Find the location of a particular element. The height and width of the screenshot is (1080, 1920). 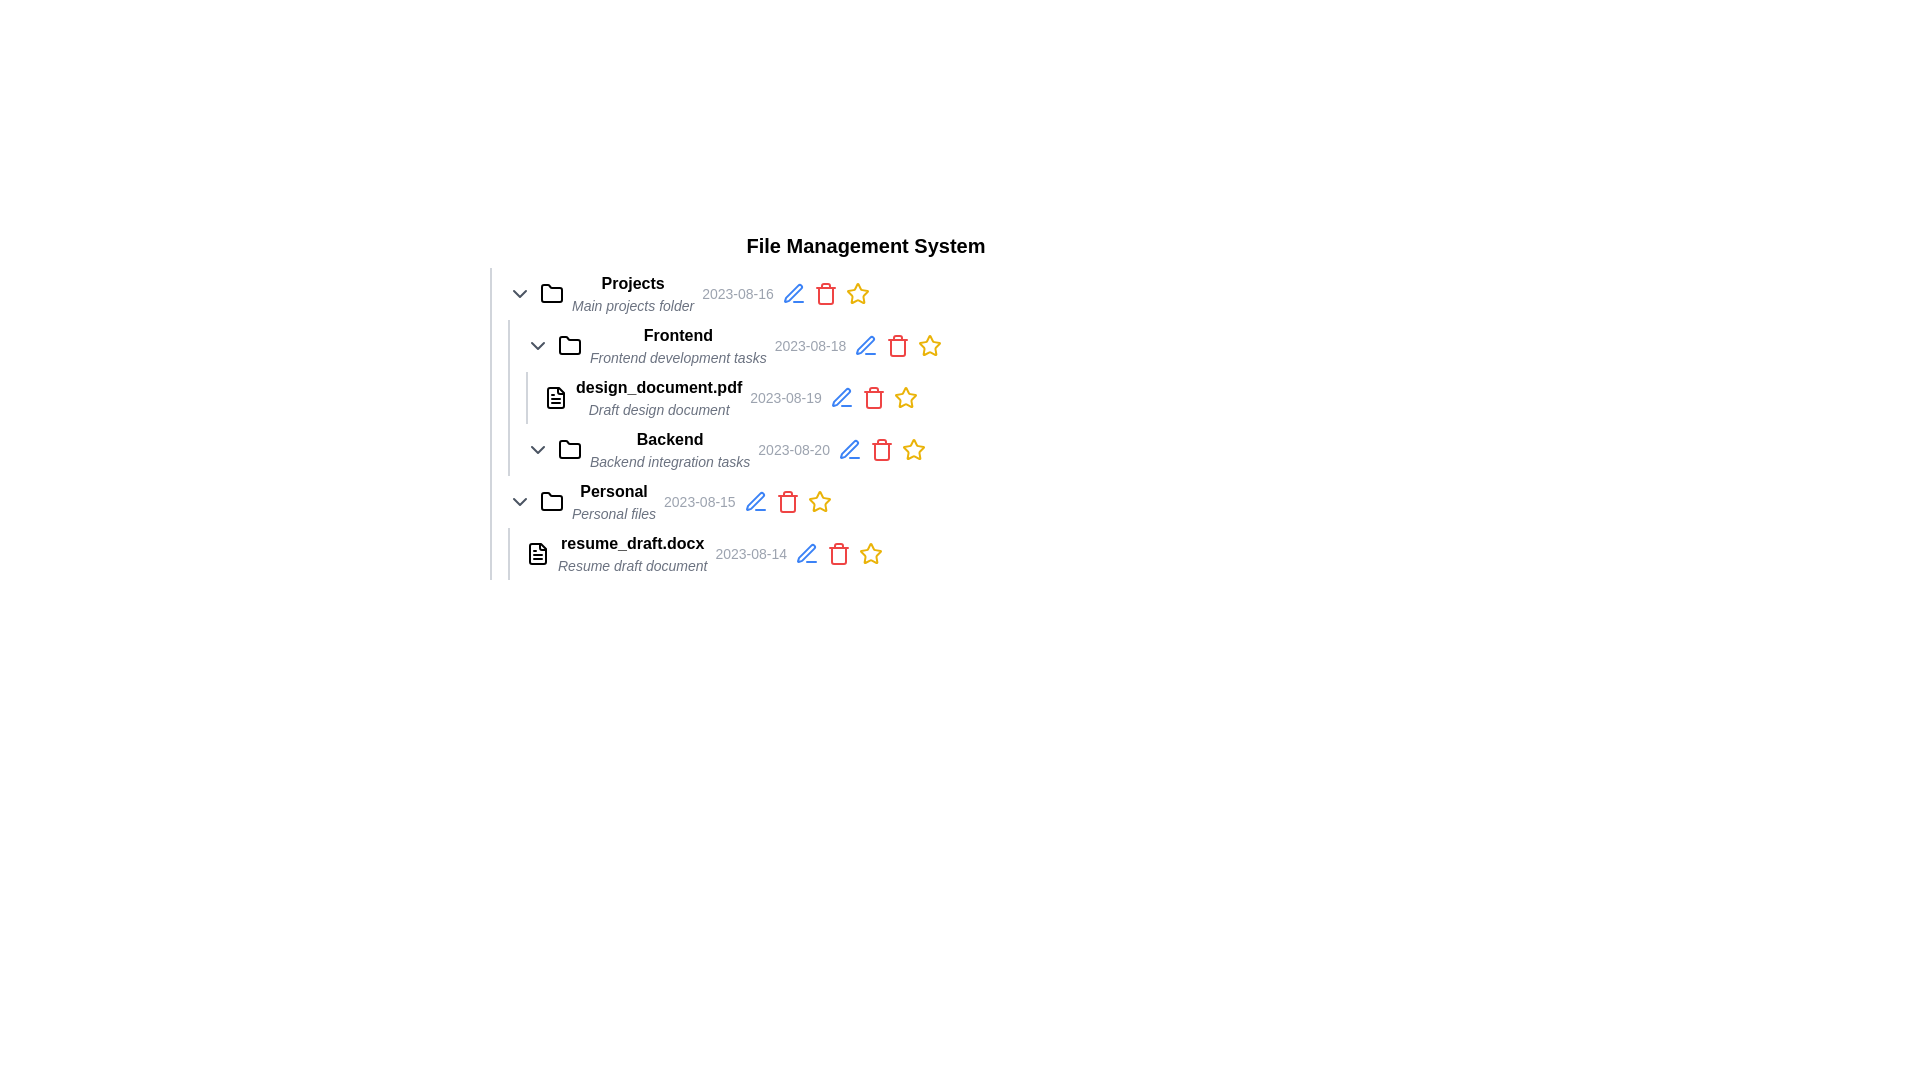

the 'Personal' text label which indicates a folder within the file management interface, located under the 'Backend' folder is located at coordinates (613, 500).